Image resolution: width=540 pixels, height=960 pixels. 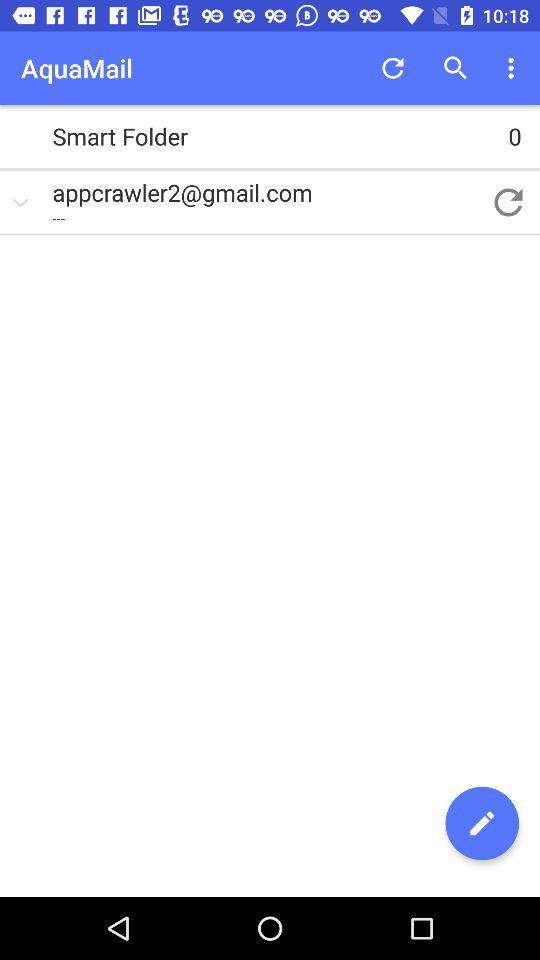 What do you see at coordinates (393, 68) in the screenshot?
I see `the item above smart folder` at bounding box center [393, 68].